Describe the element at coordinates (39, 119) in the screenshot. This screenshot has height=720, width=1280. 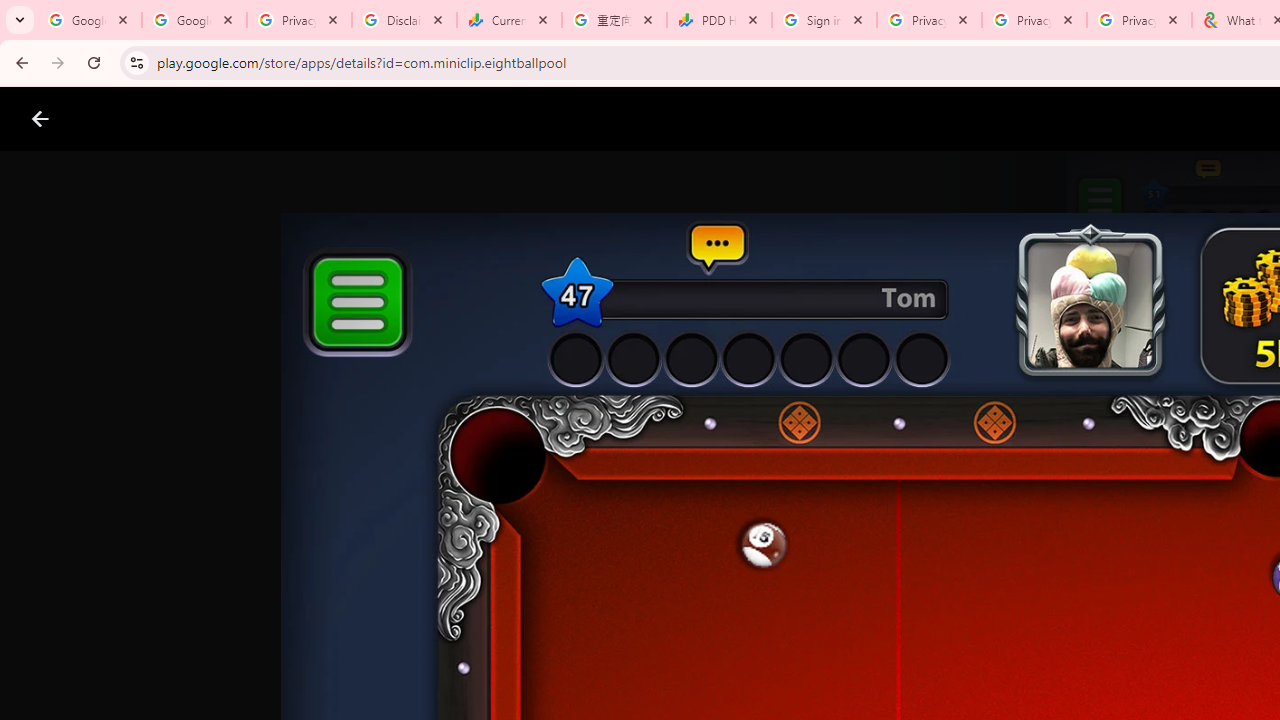
I see `'Close screenshot viewer'` at that location.